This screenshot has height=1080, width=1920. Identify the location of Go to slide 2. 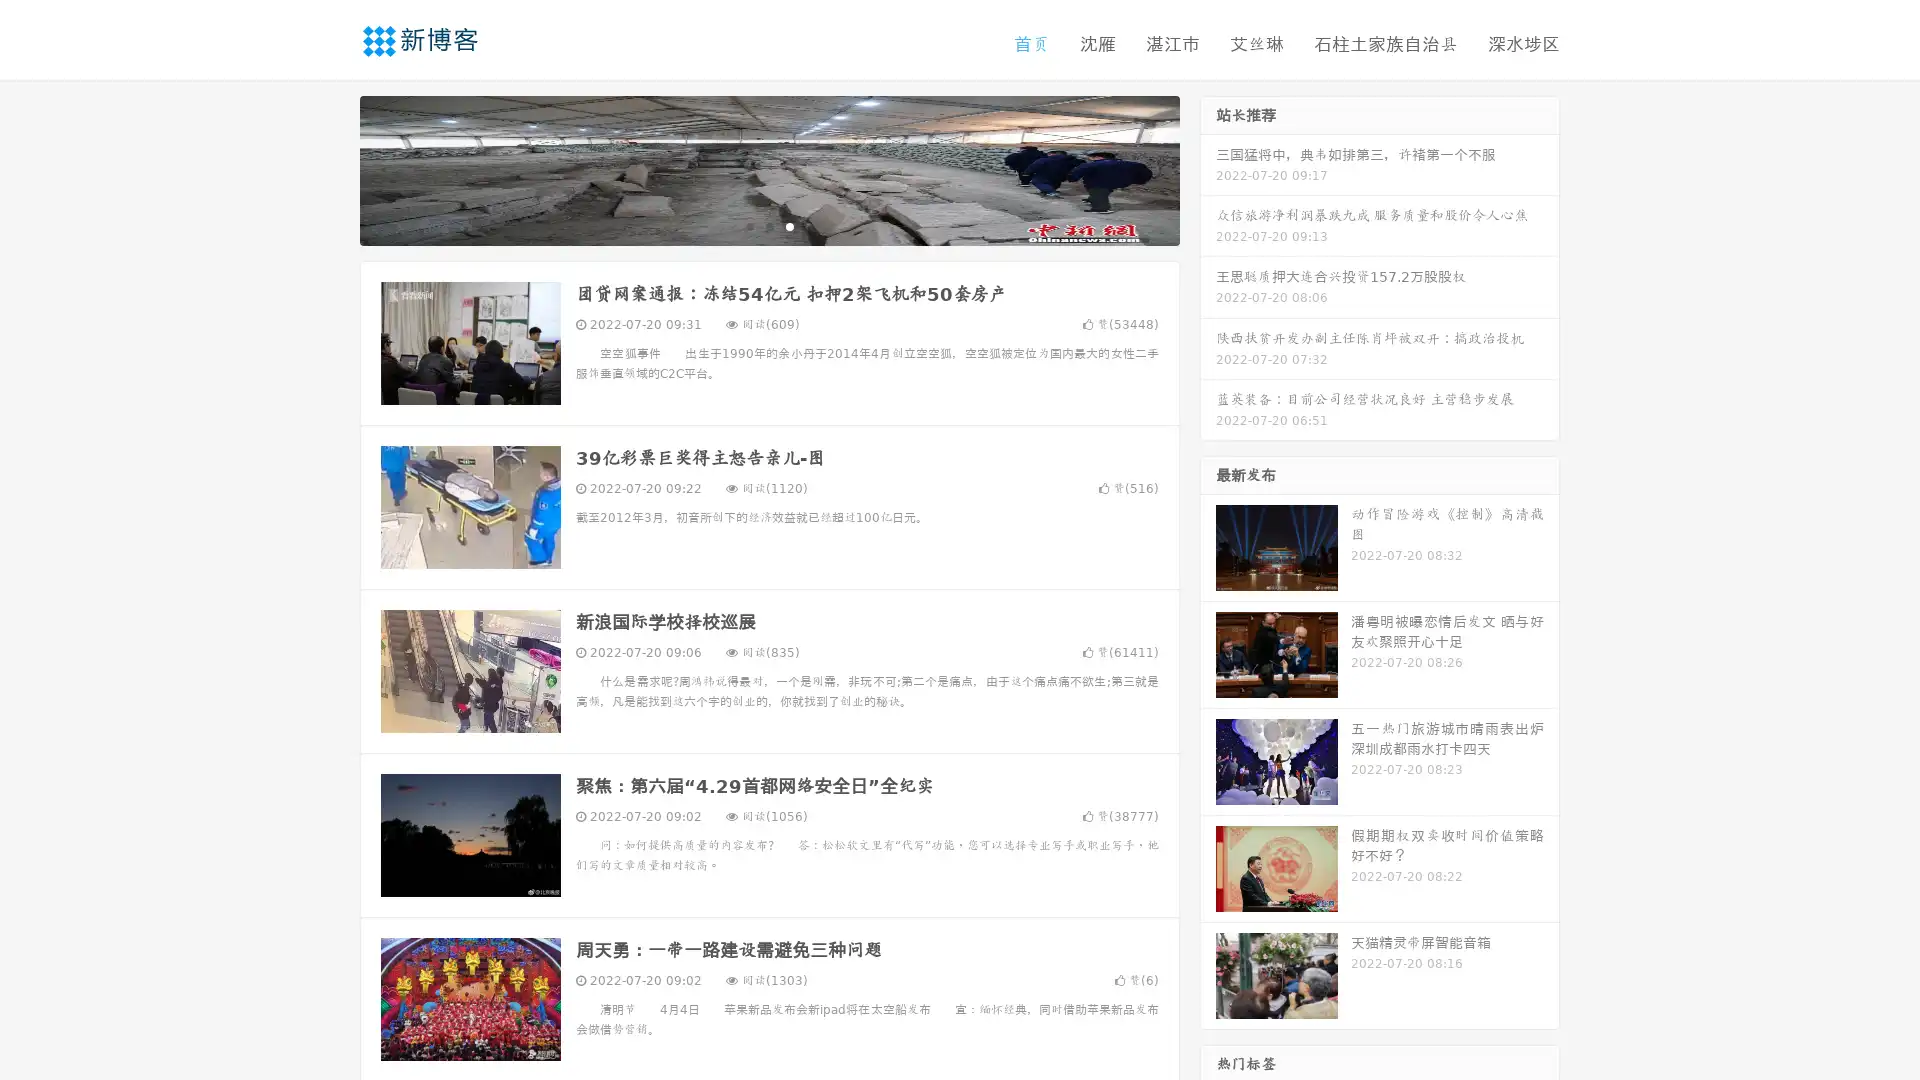
(768, 225).